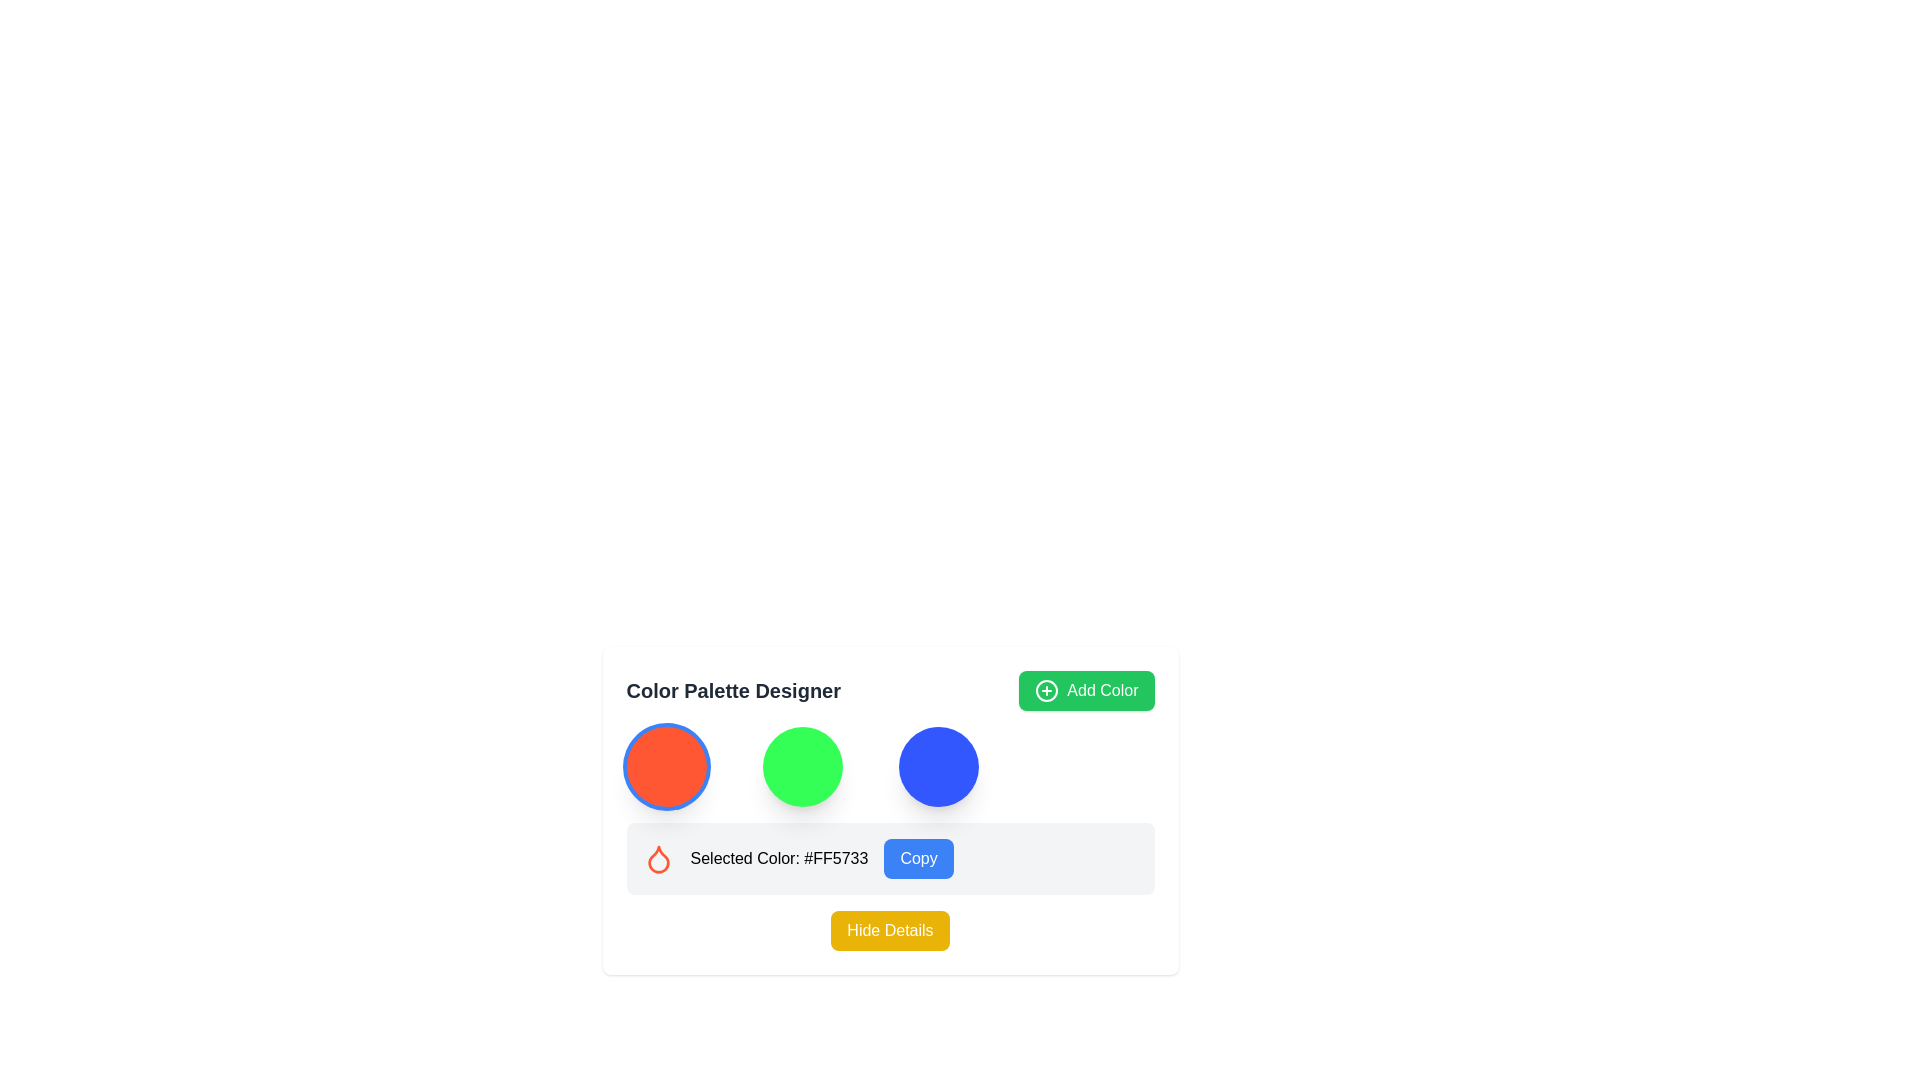 This screenshot has width=1920, height=1080. Describe the element at coordinates (658, 858) in the screenshot. I see `the droplet icon representing the selected color '#FF5733' located to the left of the text 'Selected Color: #FF5733'` at that location.